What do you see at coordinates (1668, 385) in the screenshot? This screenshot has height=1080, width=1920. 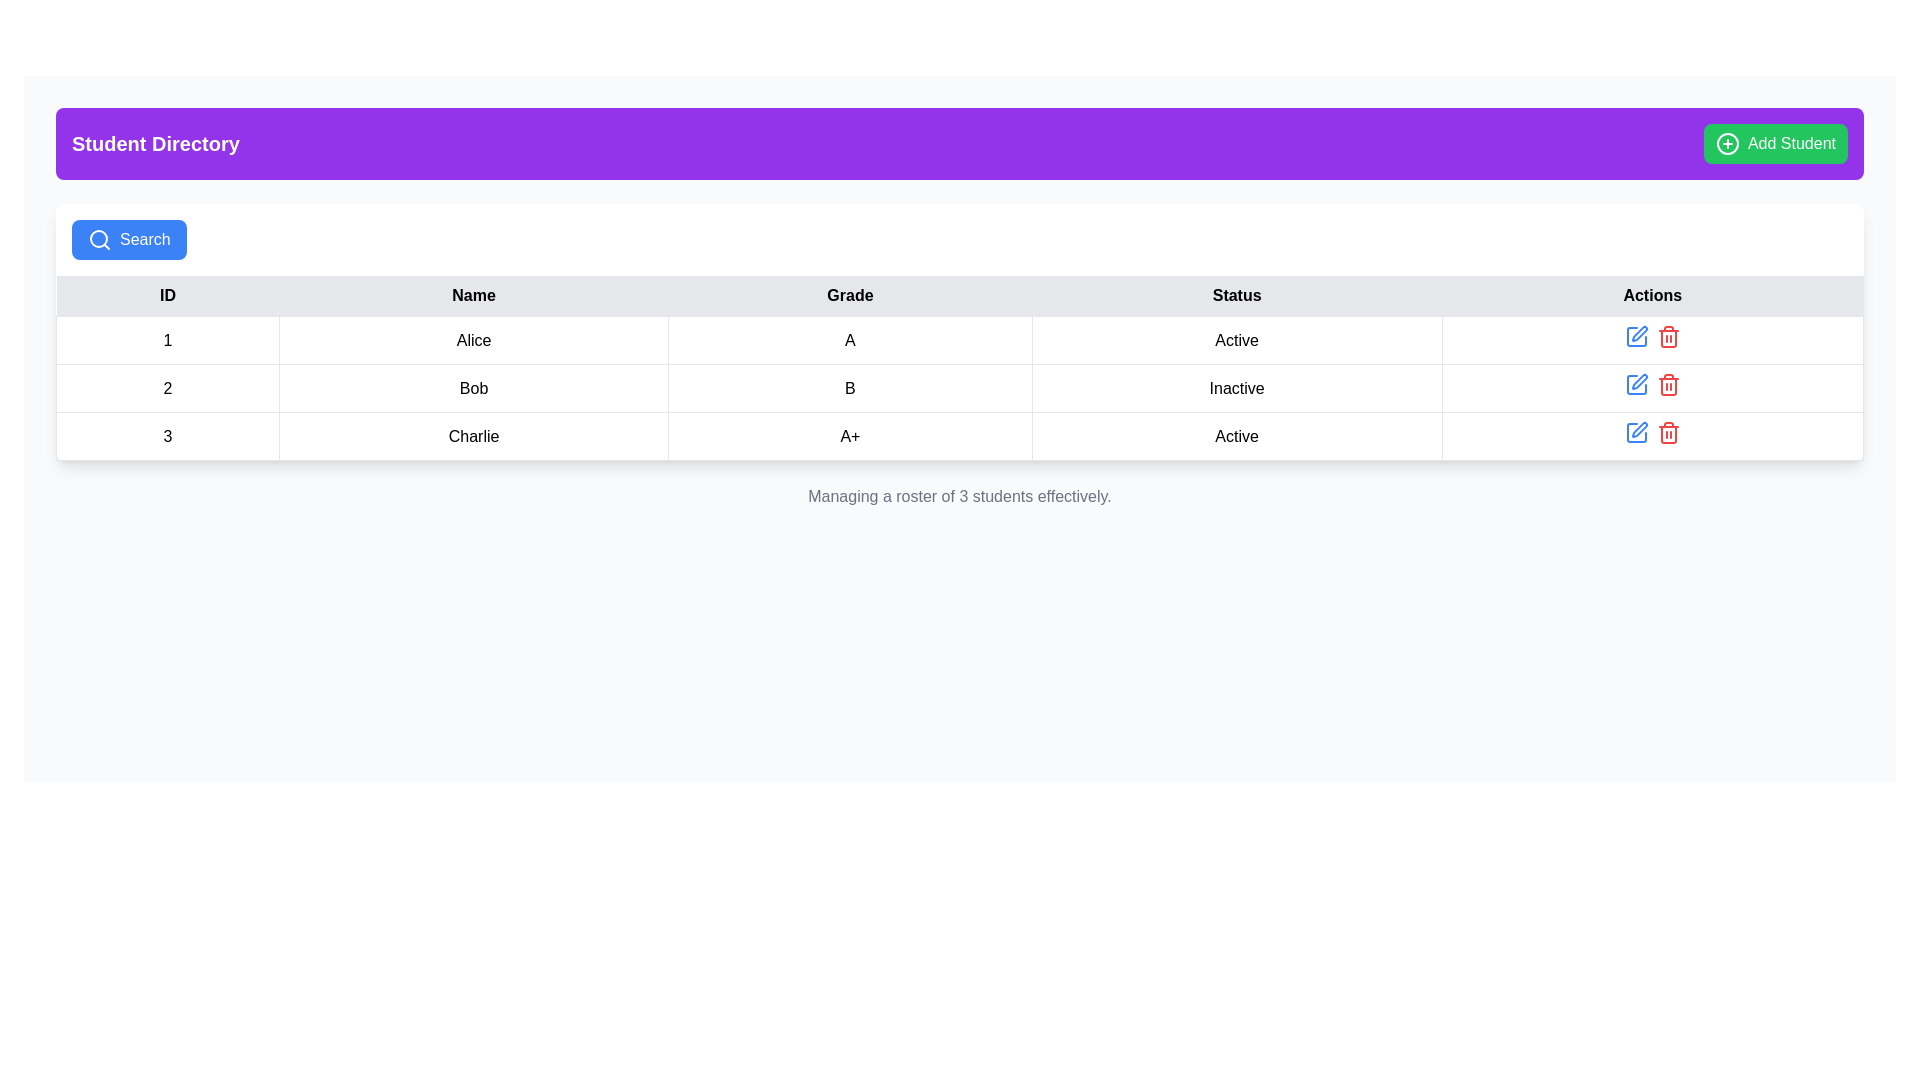 I see `the second red trash icon in the 'Actions' column of the table` at bounding box center [1668, 385].